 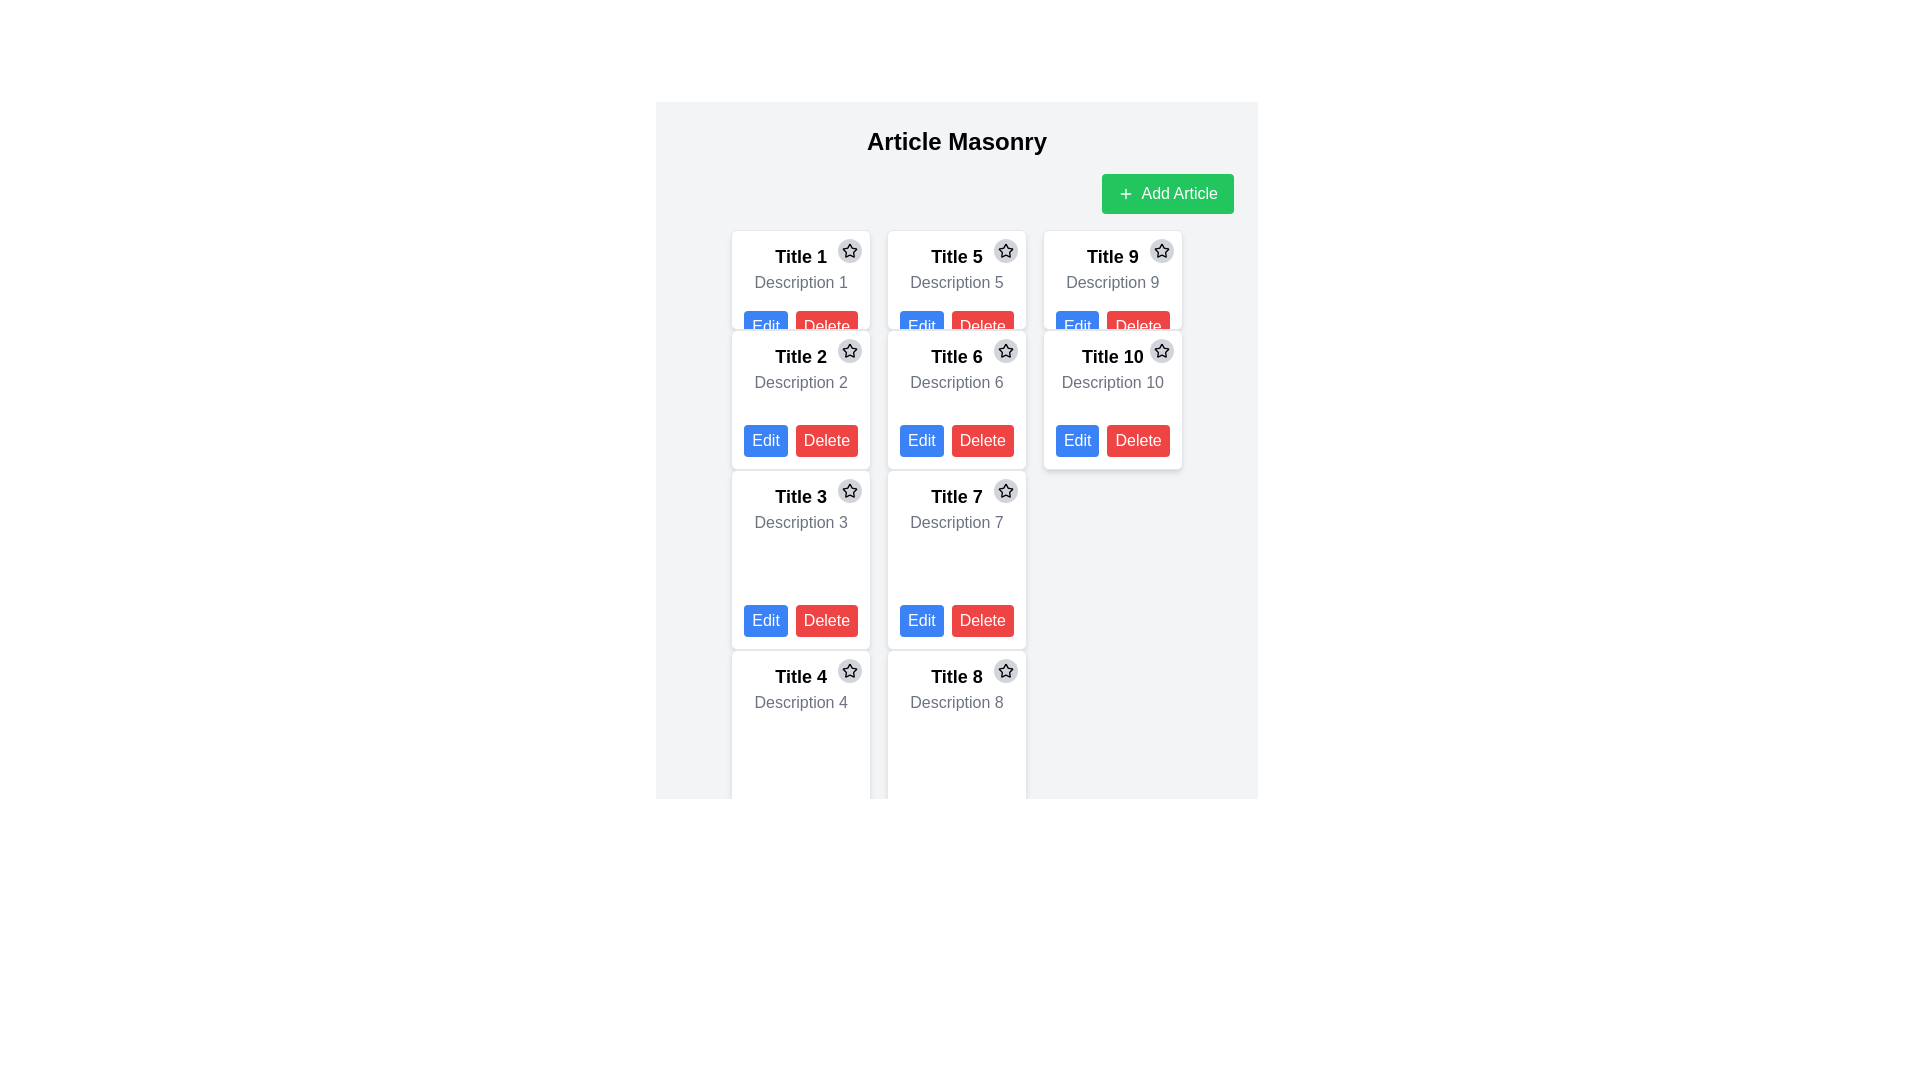 What do you see at coordinates (1161, 249) in the screenshot?
I see `the star-shaped icon located at the top-right corner of the 'Title 10' card within the masonry grid` at bounding box center [1161, 249].